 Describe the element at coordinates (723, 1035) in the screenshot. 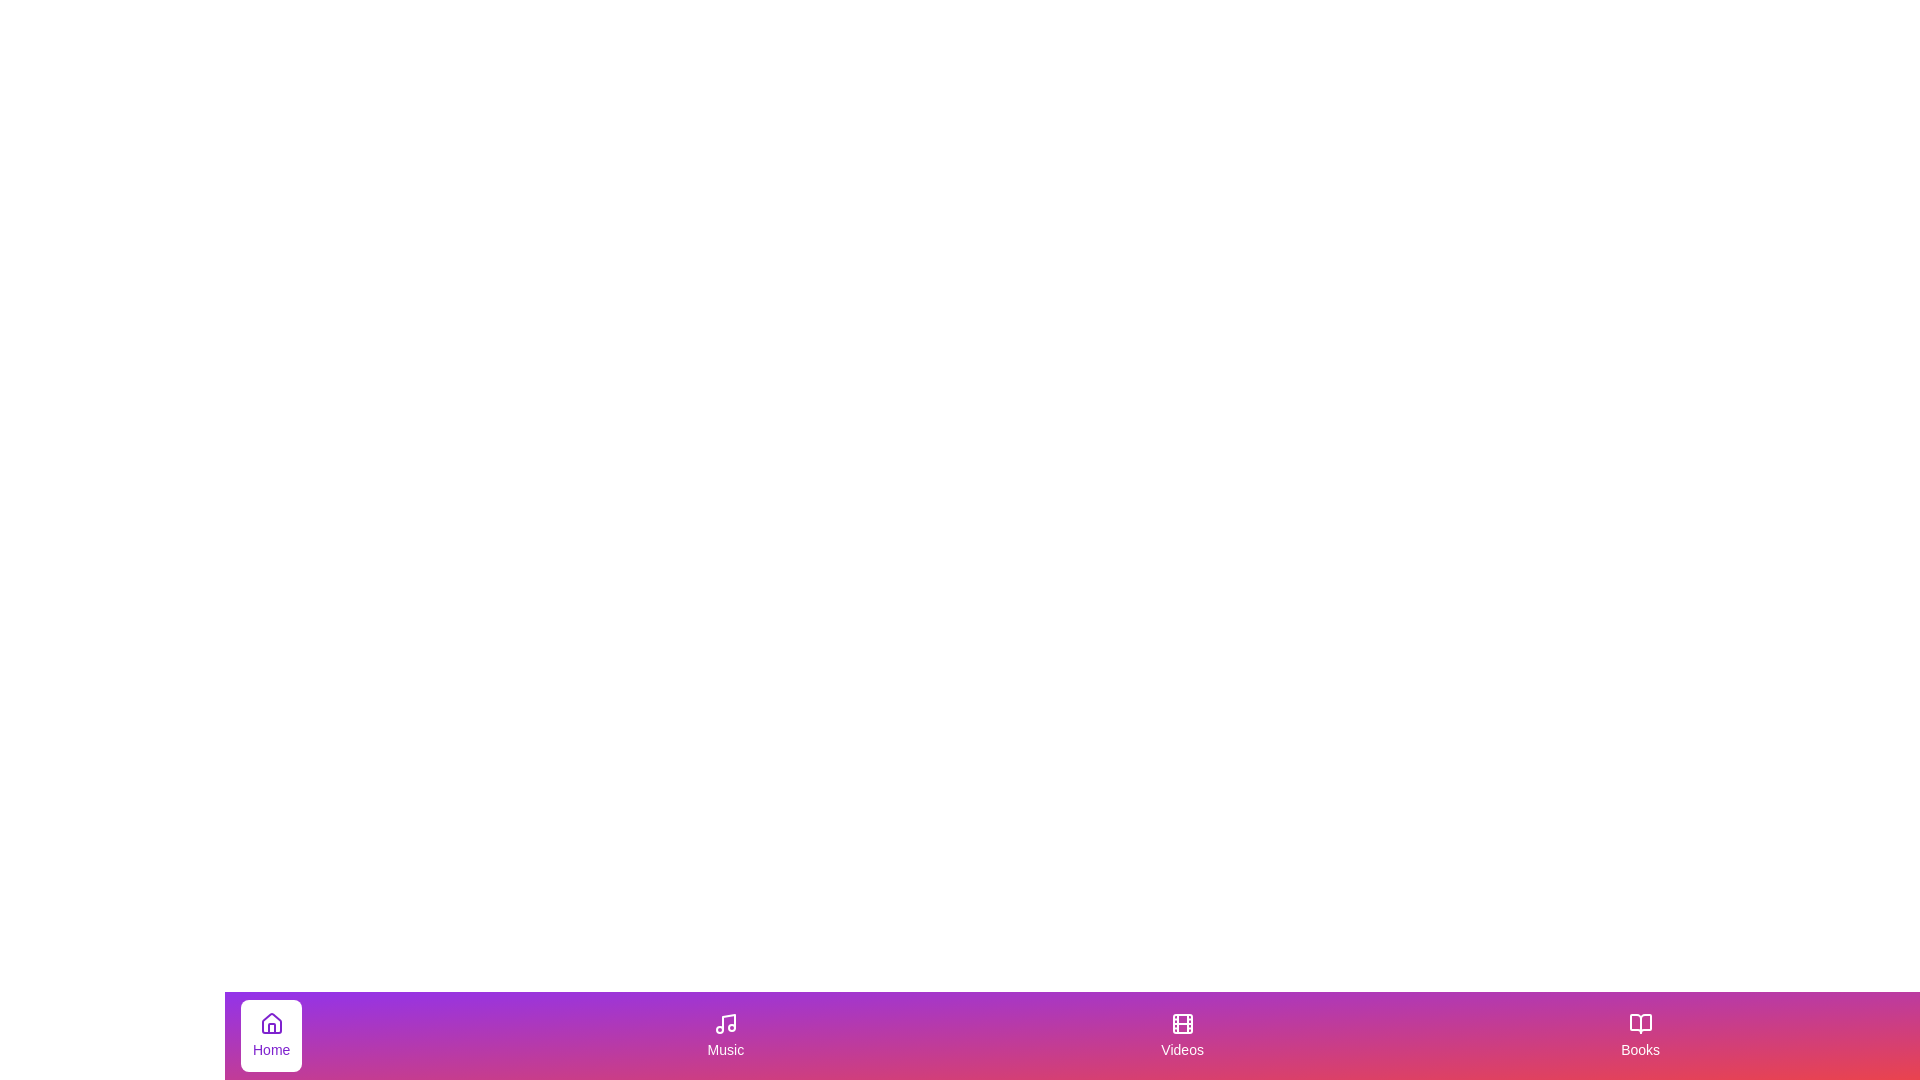

I see `the Music button to switch to the corresponding tab` at that location.